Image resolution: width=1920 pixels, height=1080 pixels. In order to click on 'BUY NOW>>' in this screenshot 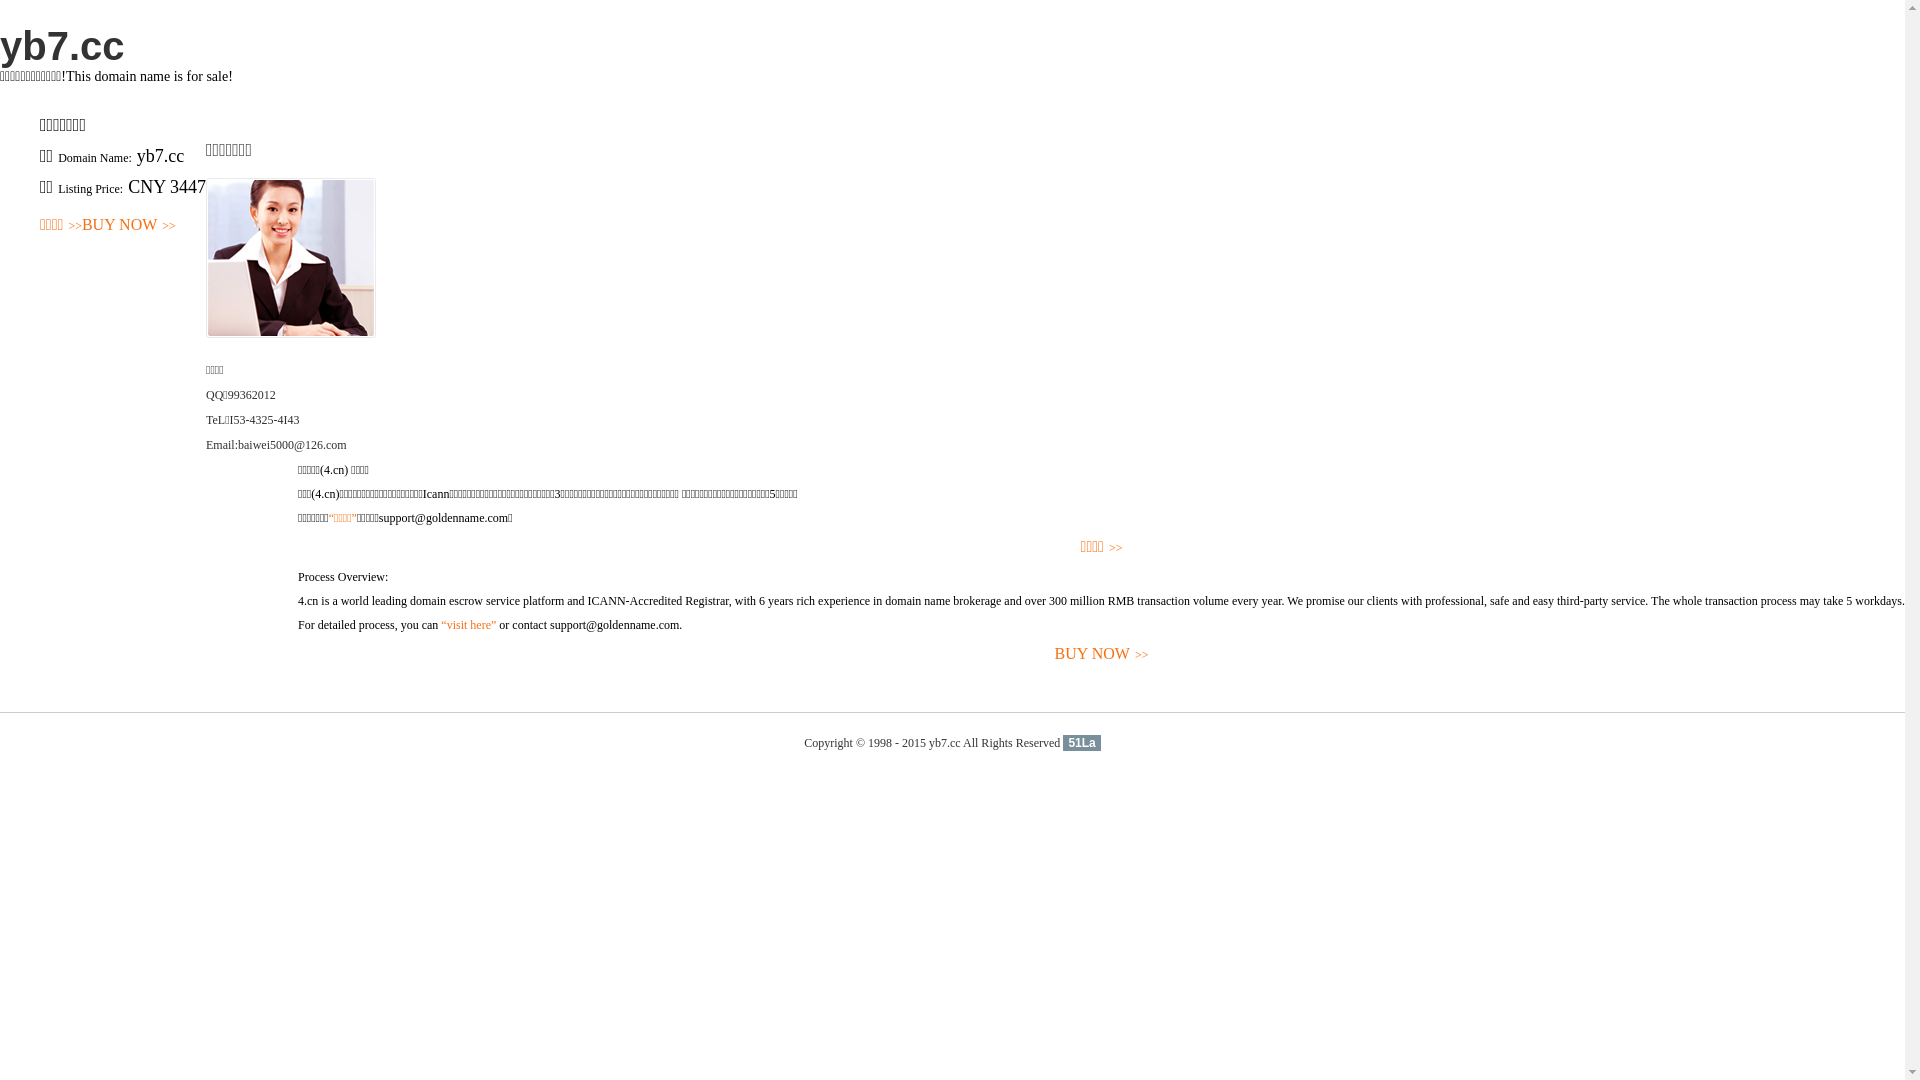, I will do `click(1100, 654)`.